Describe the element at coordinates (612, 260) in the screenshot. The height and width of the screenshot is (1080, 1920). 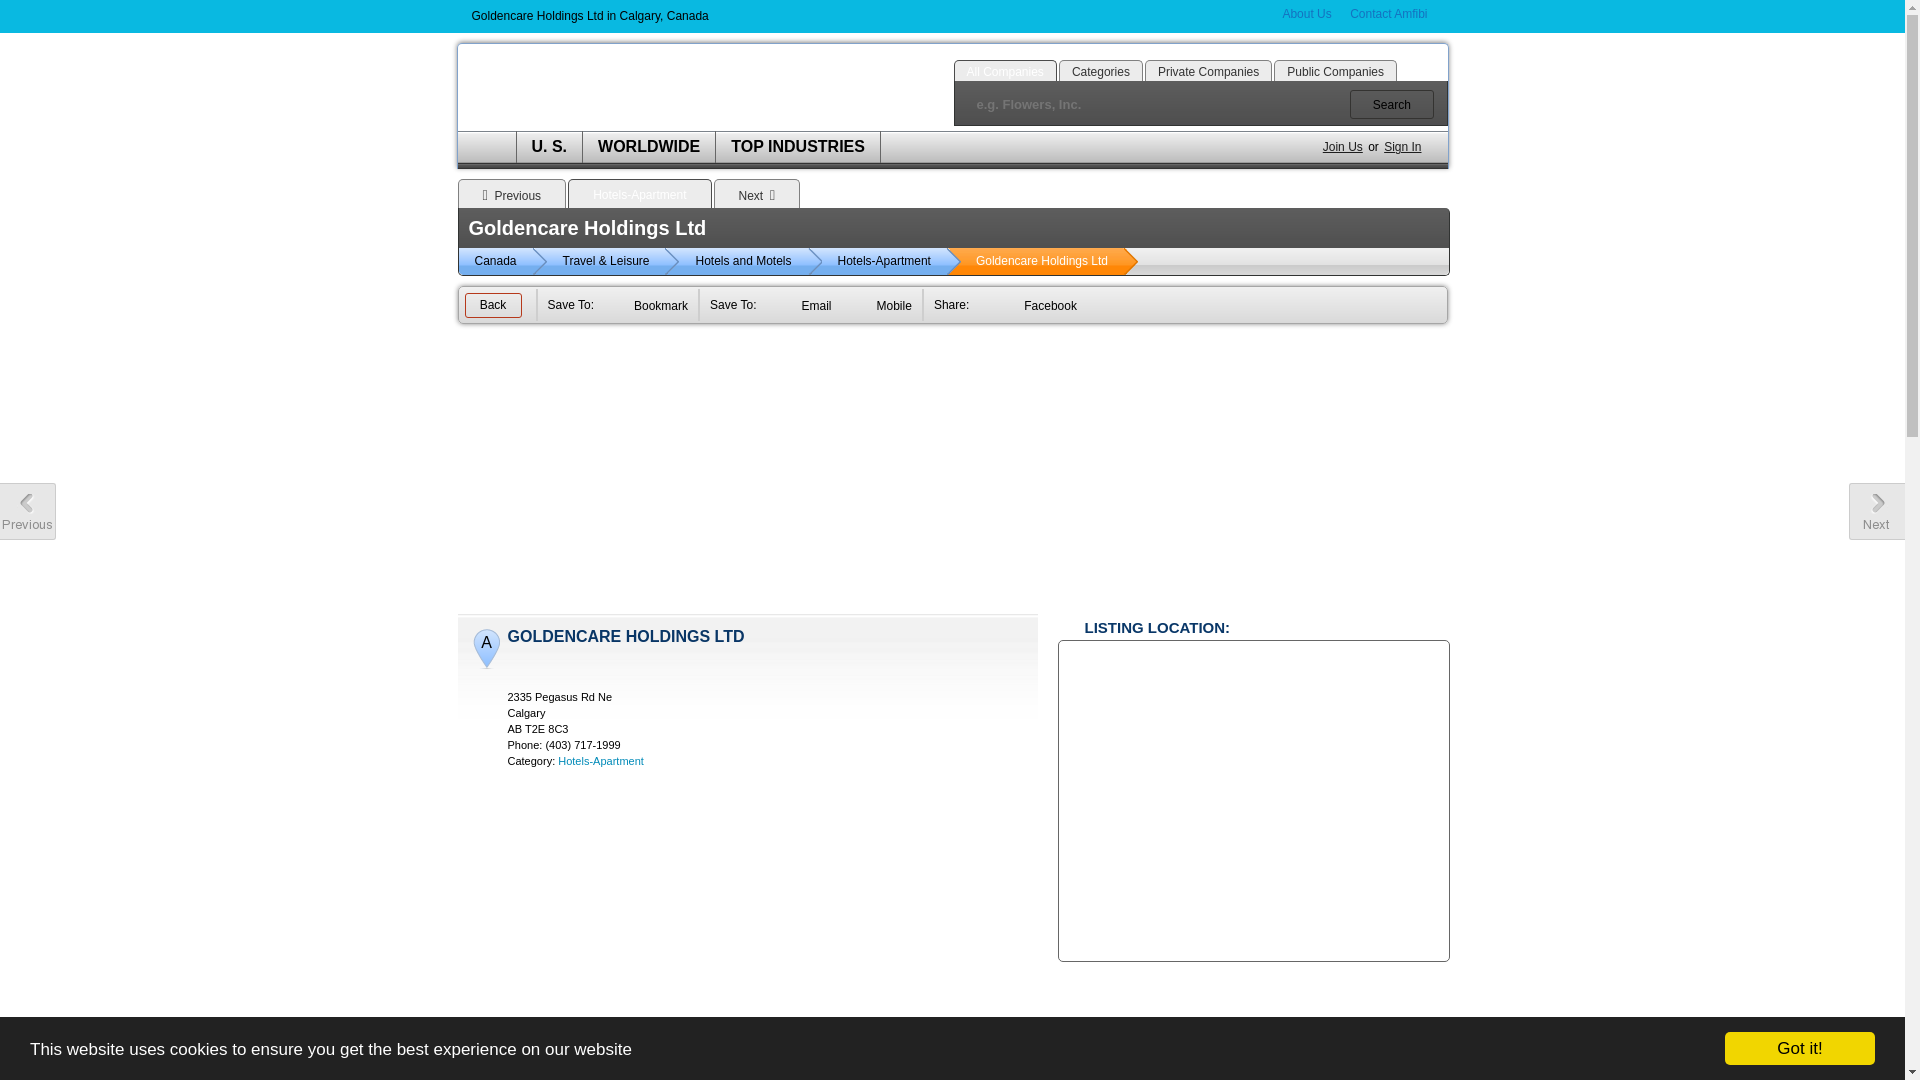
I see `'Travel & Leisure'` at that location.